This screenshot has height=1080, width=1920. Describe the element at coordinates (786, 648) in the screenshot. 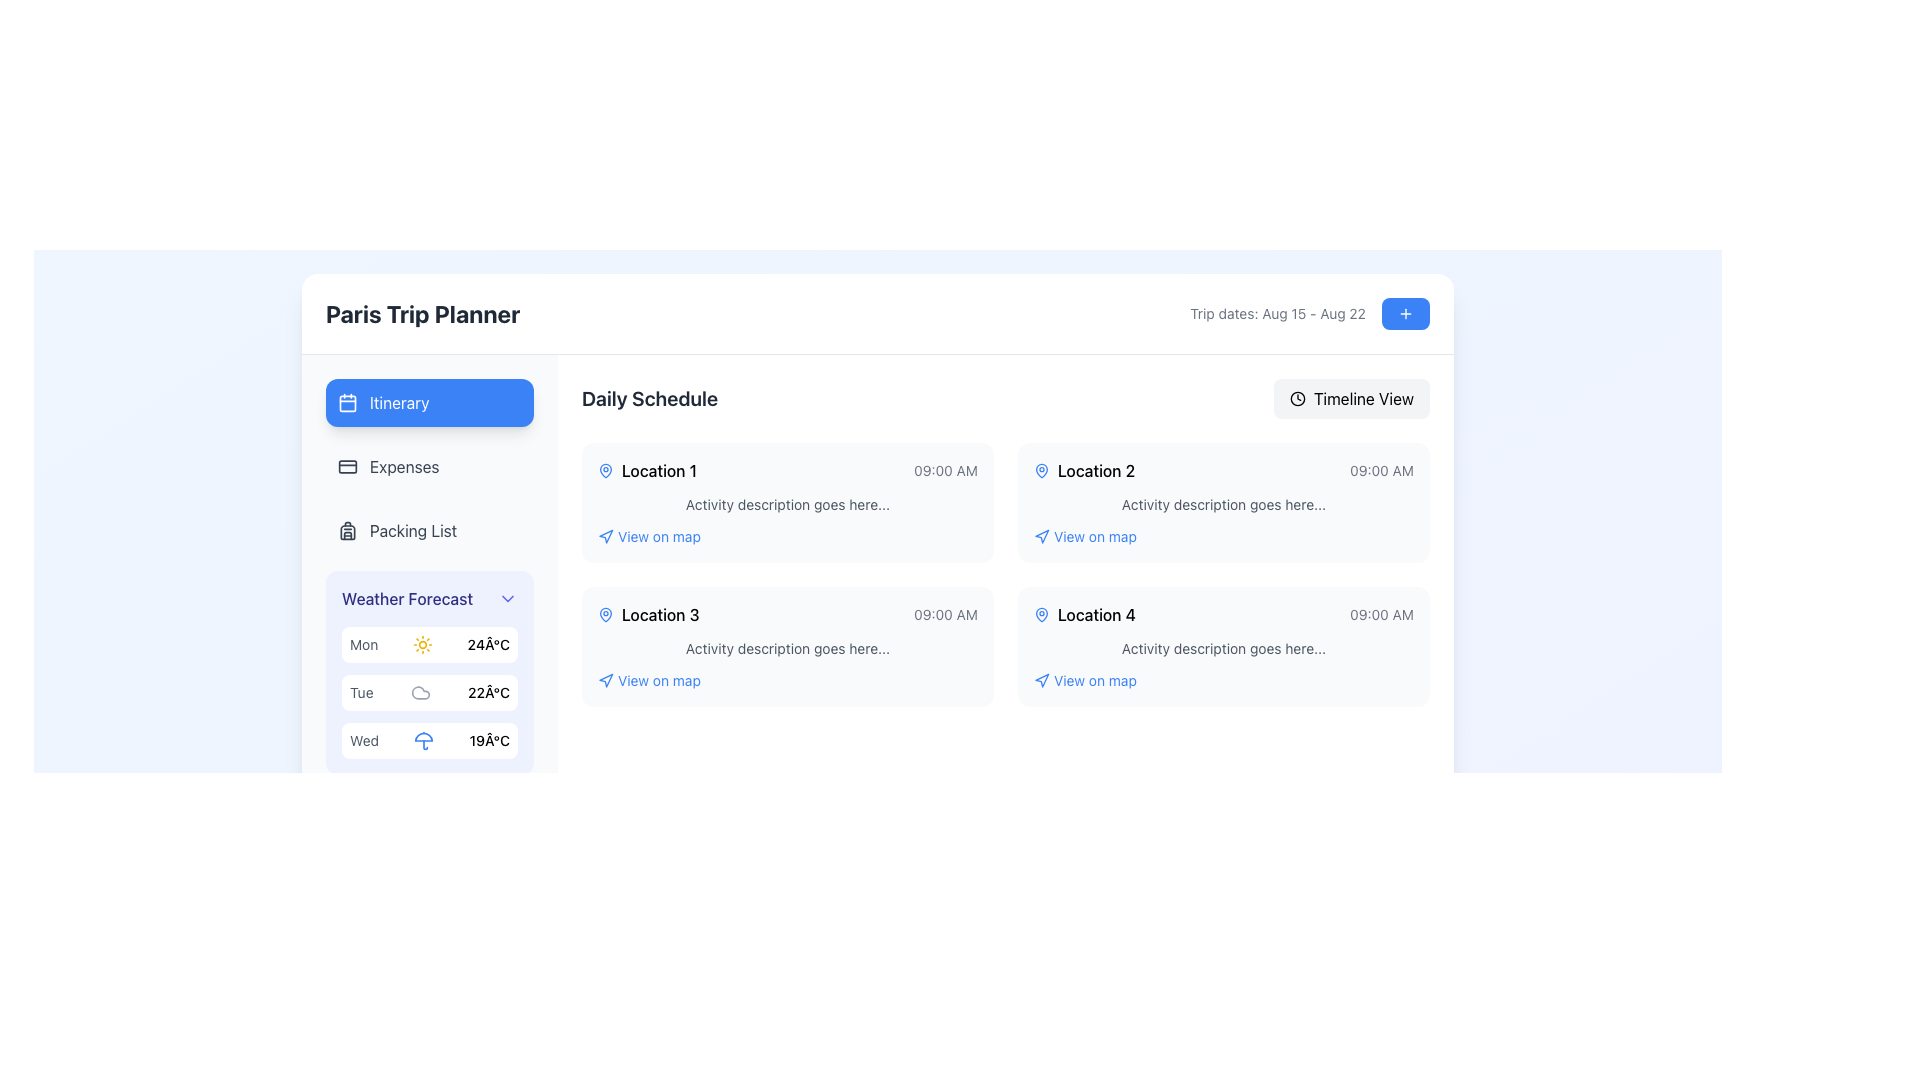

I see `the text element providing contextual information related to the scheduled activity, located below 'Location 3' and '09:00 AM' in the third schedule card of the Daily Schedule section` at that location.